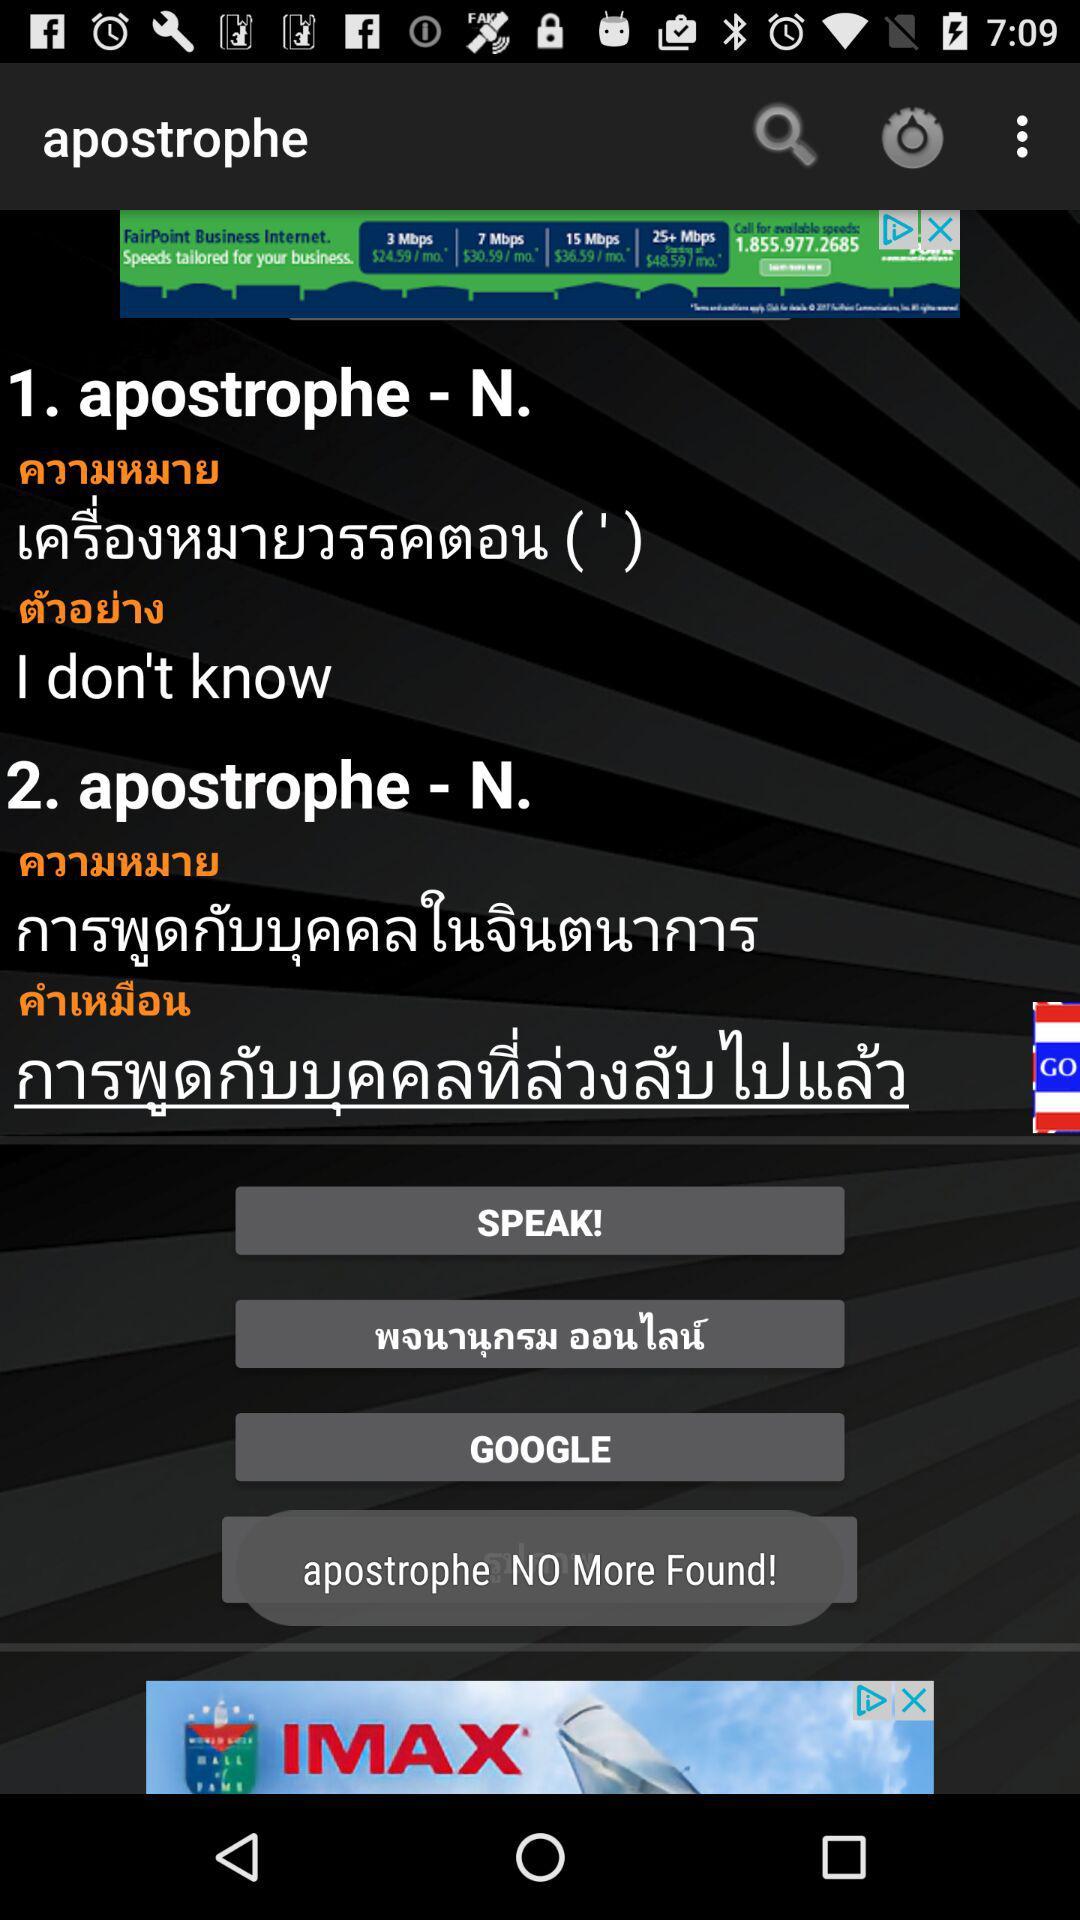 This screenshot has height=1920, width=1080. What do you see at coordinates (1055, 1142) in the screenshot?
I see `the menu icon` at bounding box center [1055, 1142].